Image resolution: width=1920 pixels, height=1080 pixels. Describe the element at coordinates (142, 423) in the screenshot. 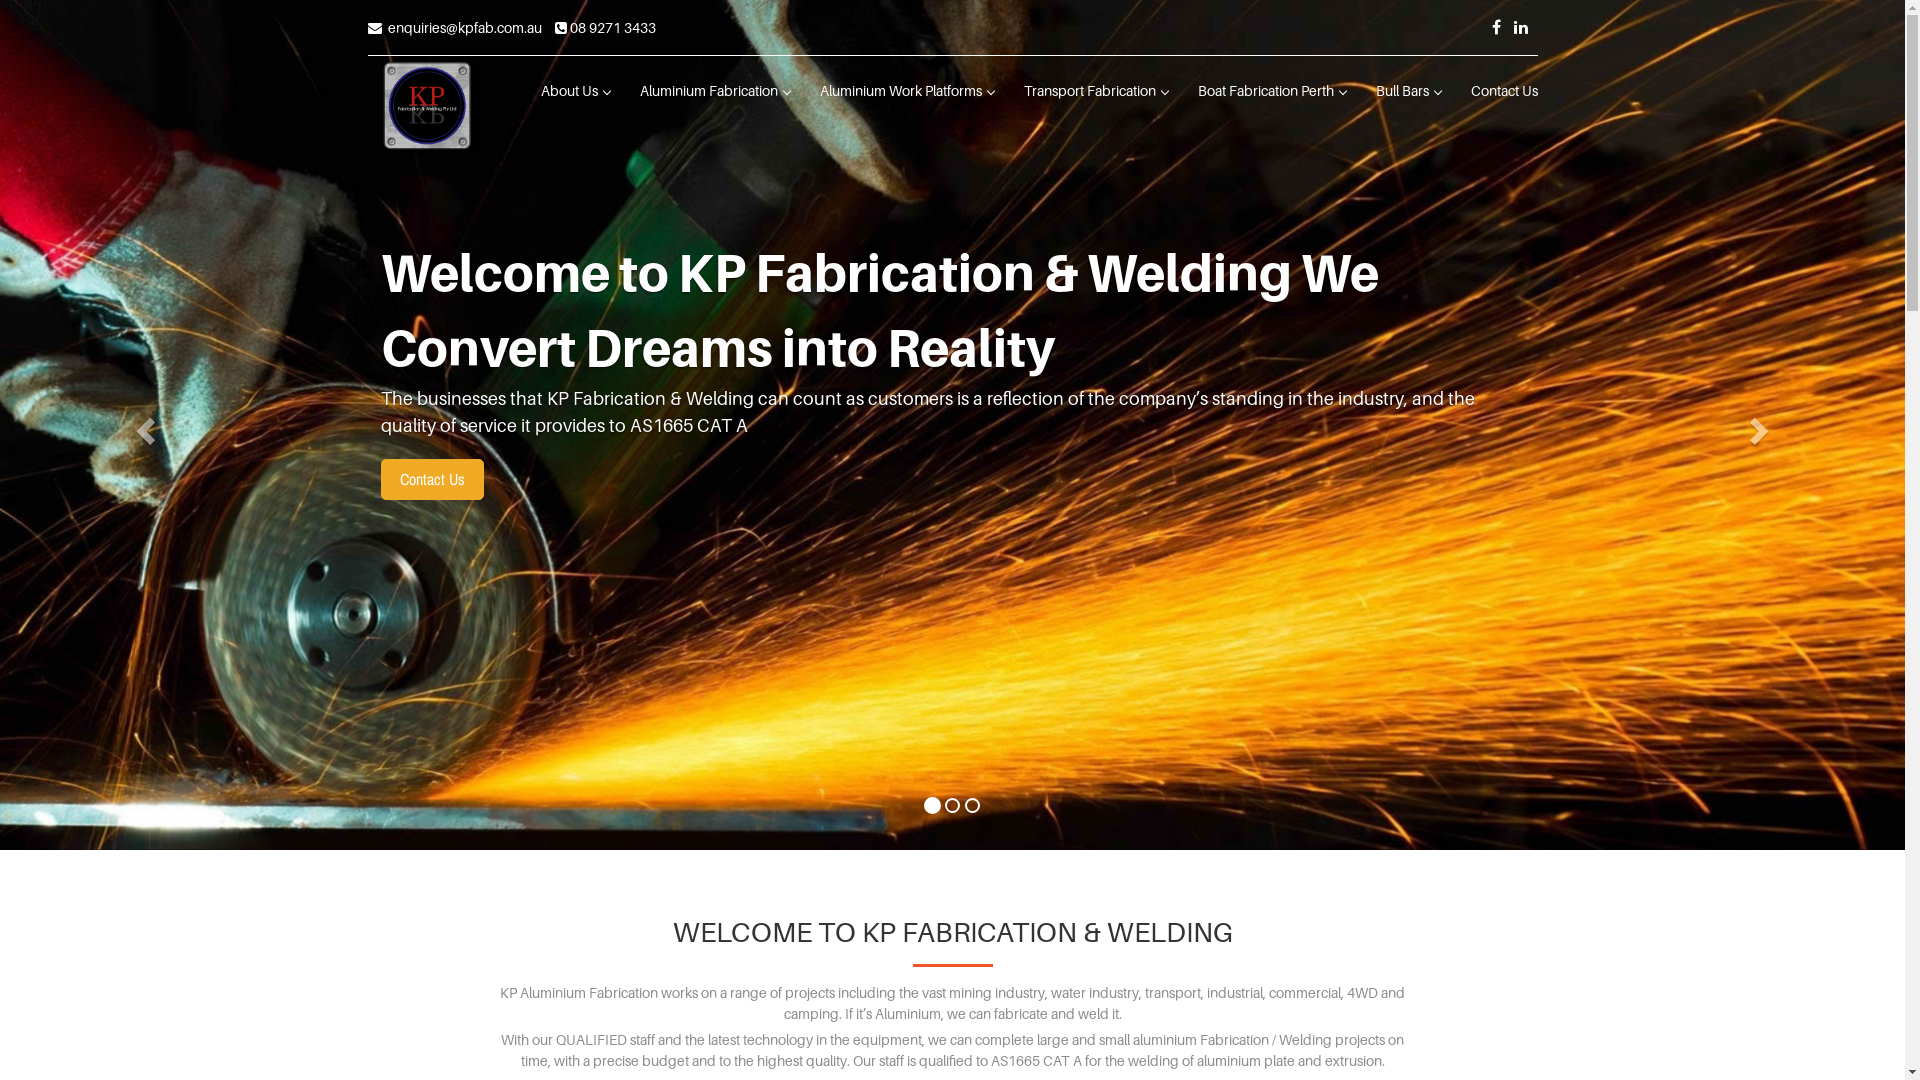

I see `'Previous'` at that location.